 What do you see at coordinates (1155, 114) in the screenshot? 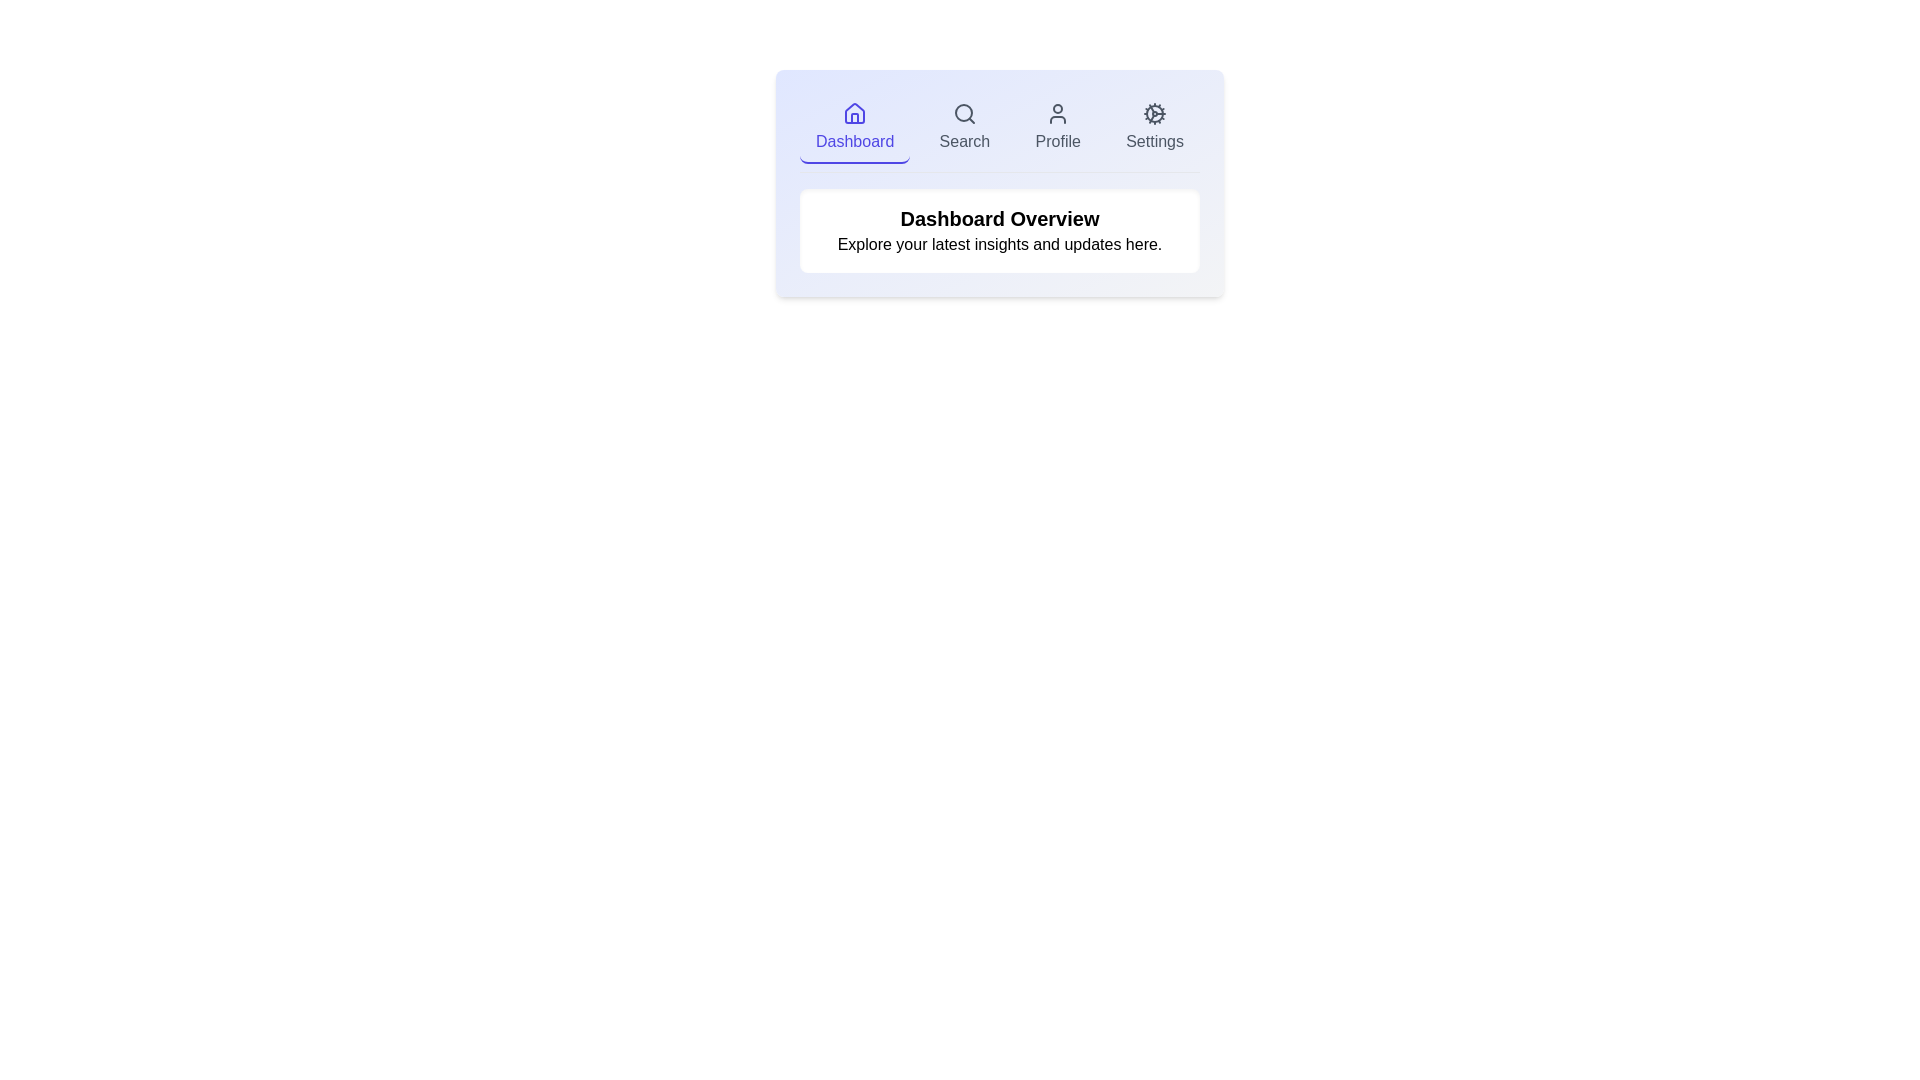
I see `the settings icon, which is a minimalistic grey cogwheel located as the fourth item in the navigation row` at bounding box center [1155, 114].